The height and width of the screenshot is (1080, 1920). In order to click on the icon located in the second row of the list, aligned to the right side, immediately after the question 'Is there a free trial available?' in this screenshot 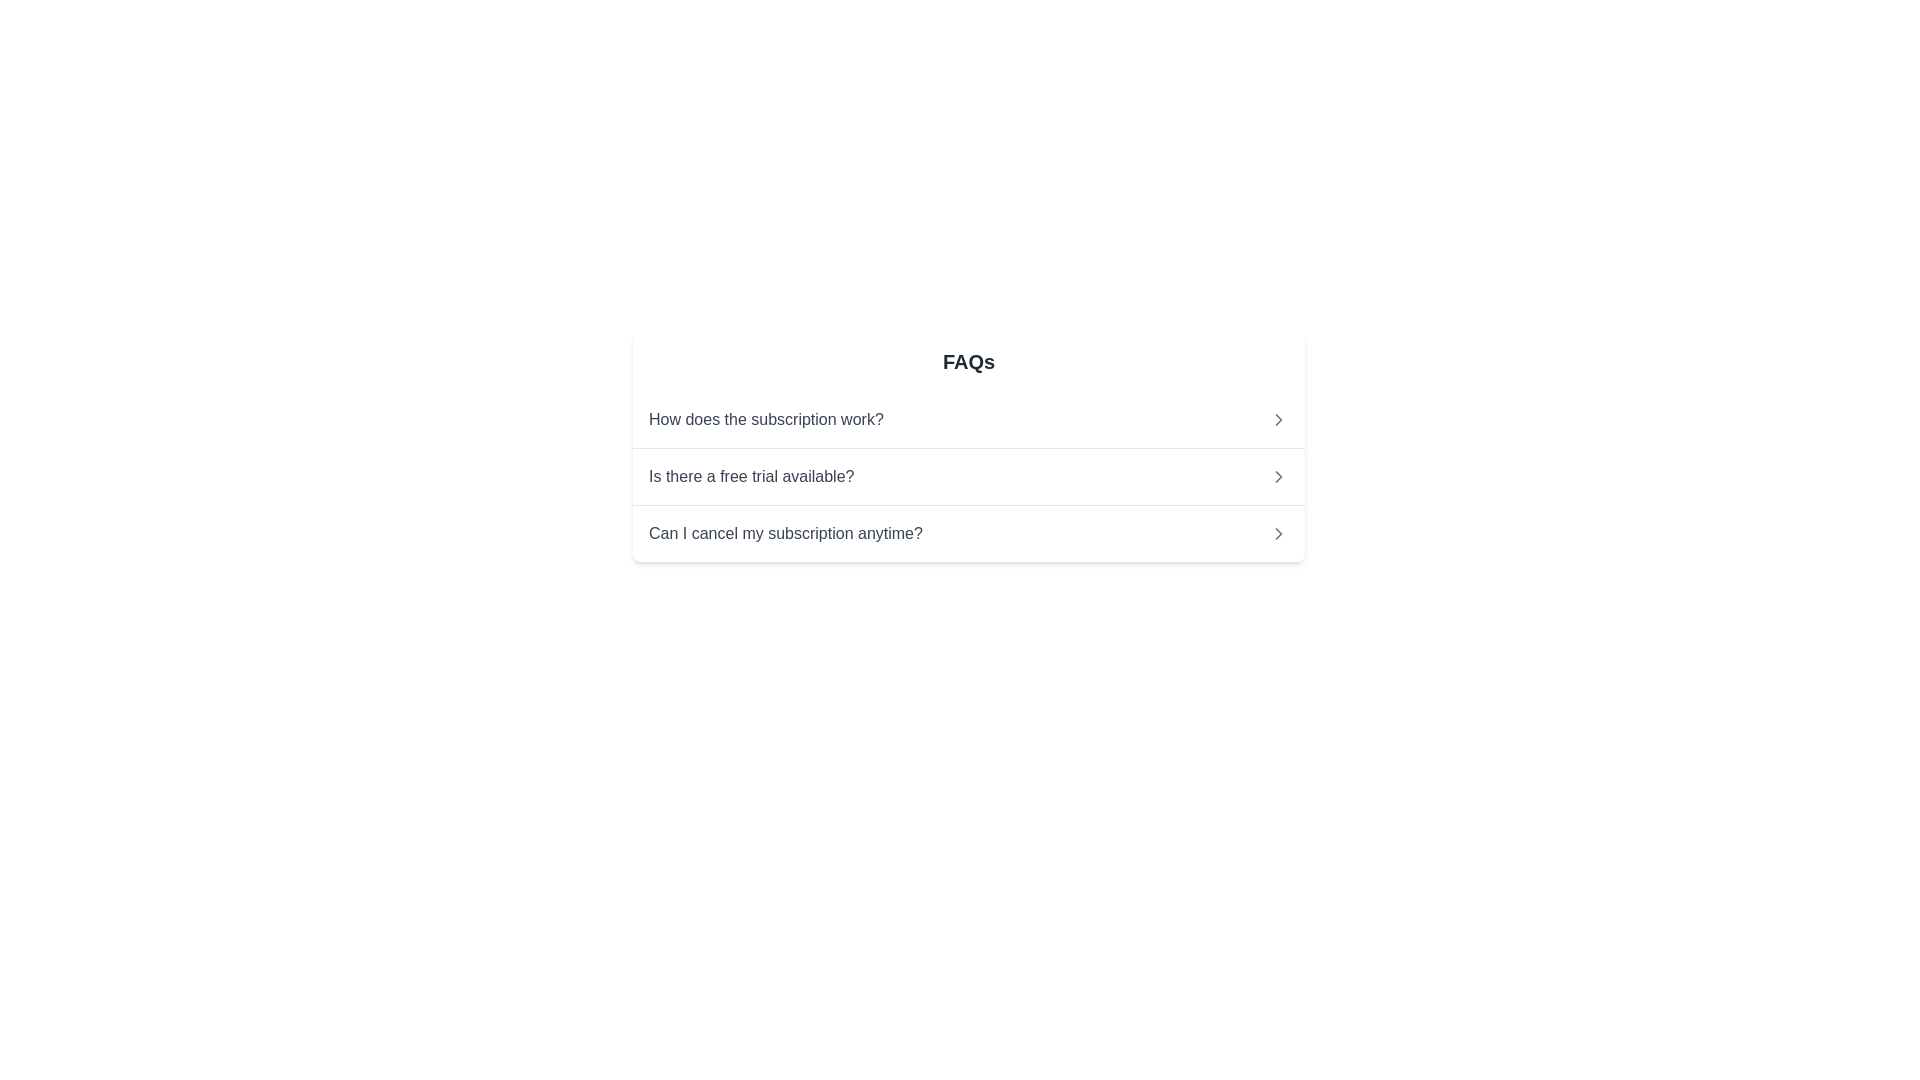, I will do `click(1277, 477)`.